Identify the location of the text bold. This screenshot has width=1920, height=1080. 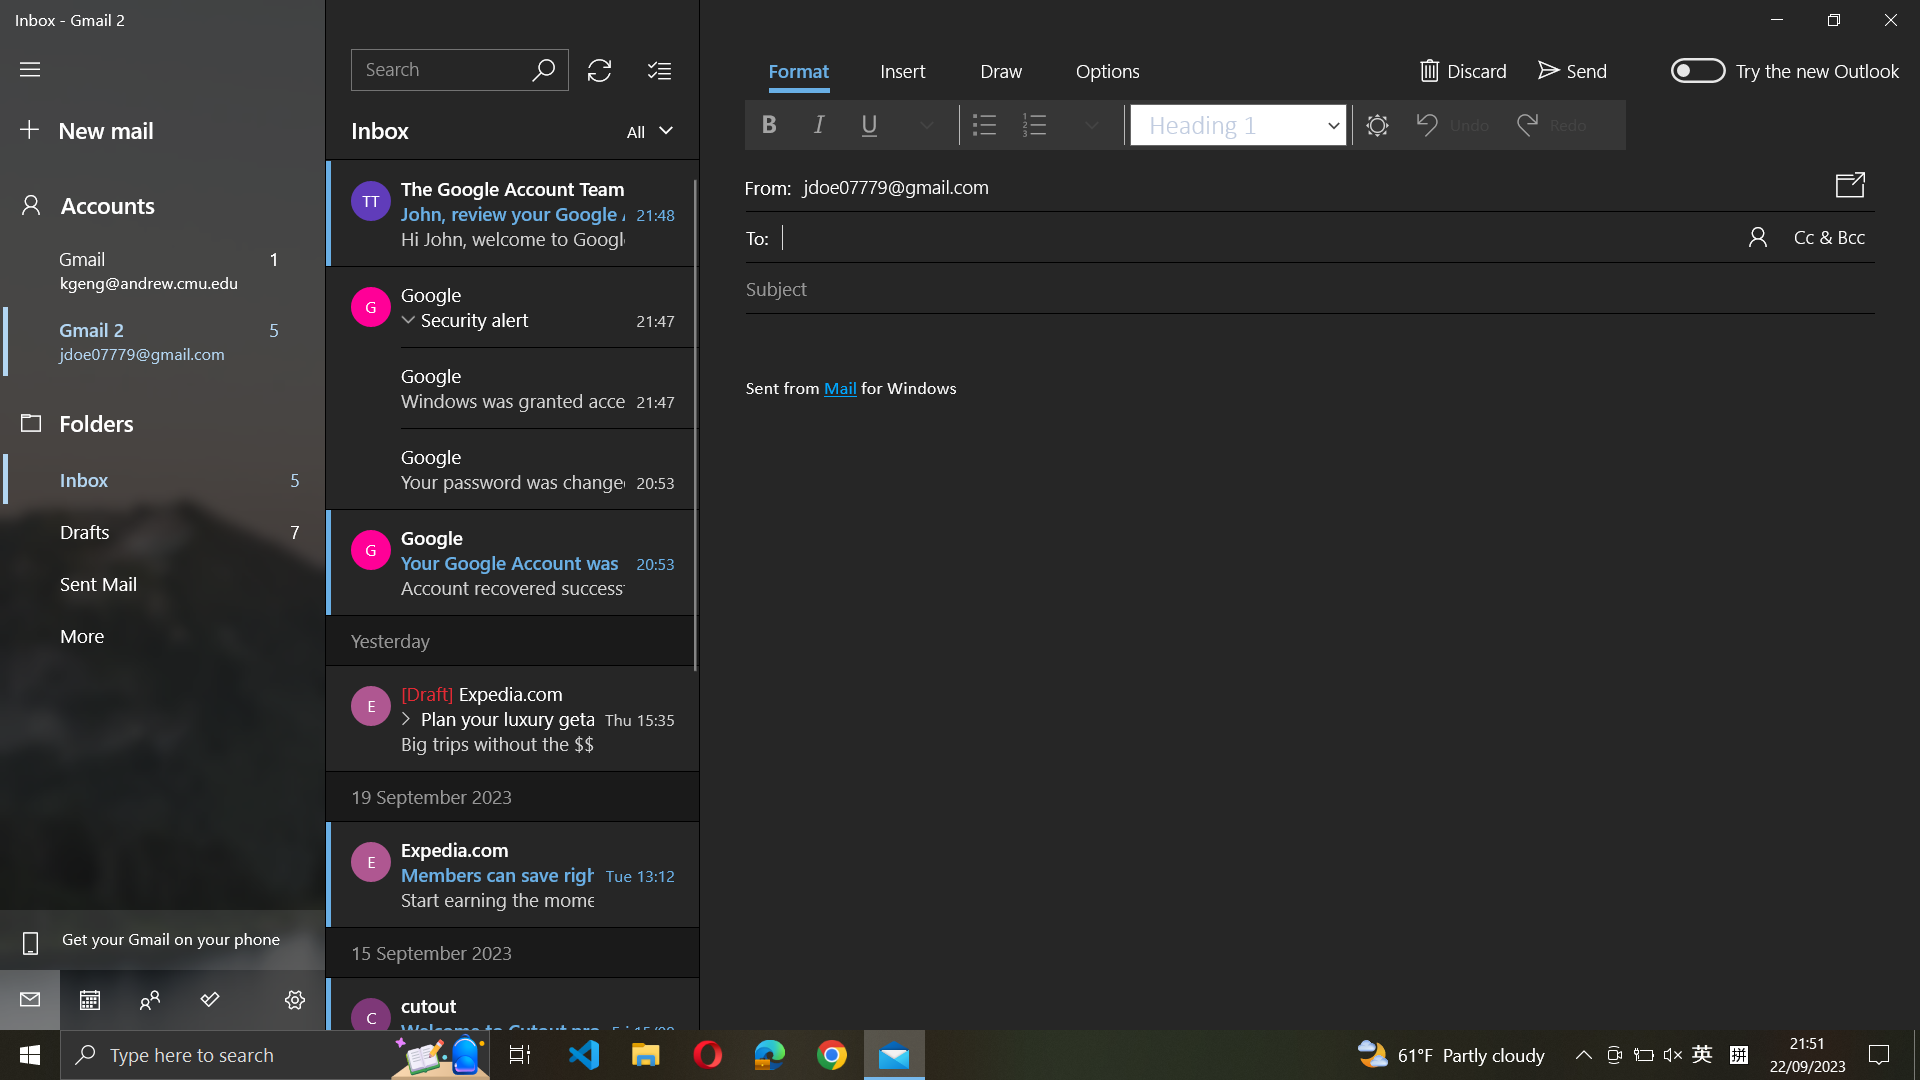
(767, 123).